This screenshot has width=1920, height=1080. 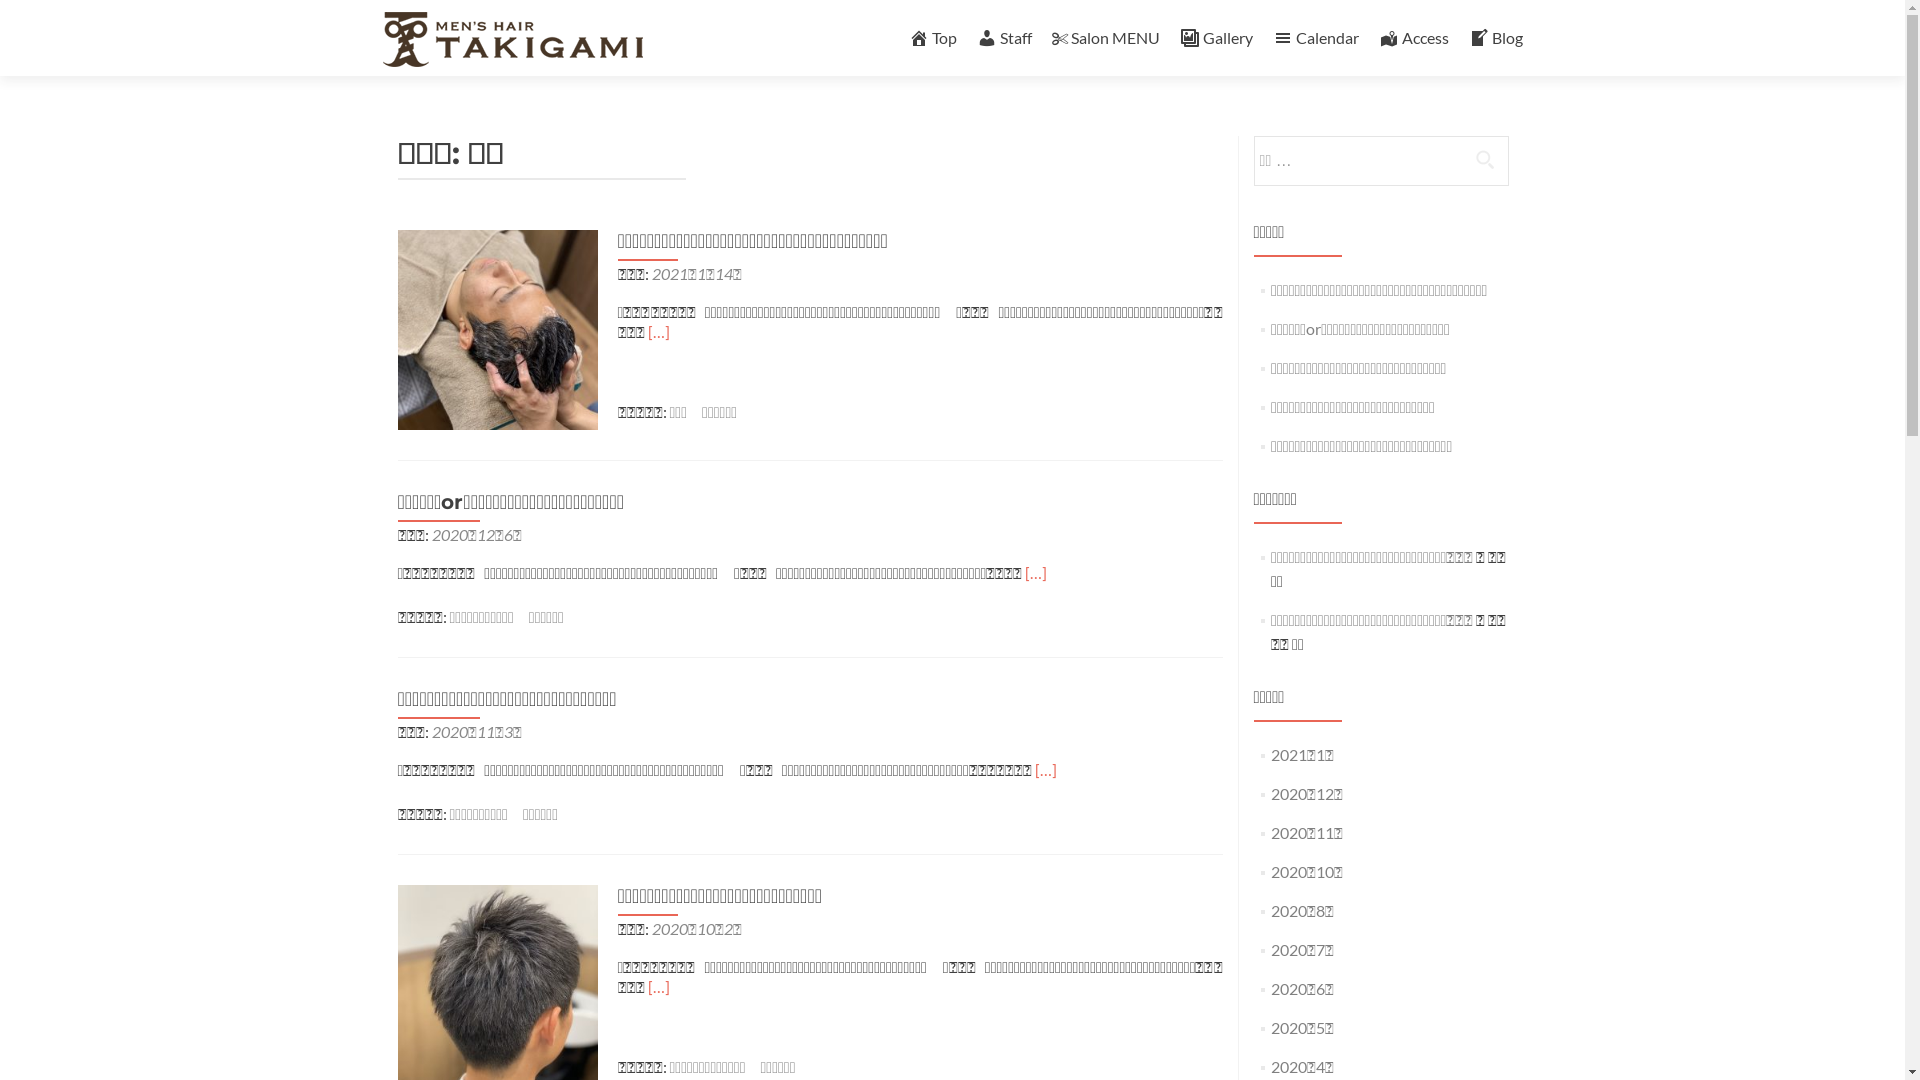 What do you see at coordinates (1104, 37) in the screenshot?
I see `'Salon MENU'` at bounding box center [1104, 37].